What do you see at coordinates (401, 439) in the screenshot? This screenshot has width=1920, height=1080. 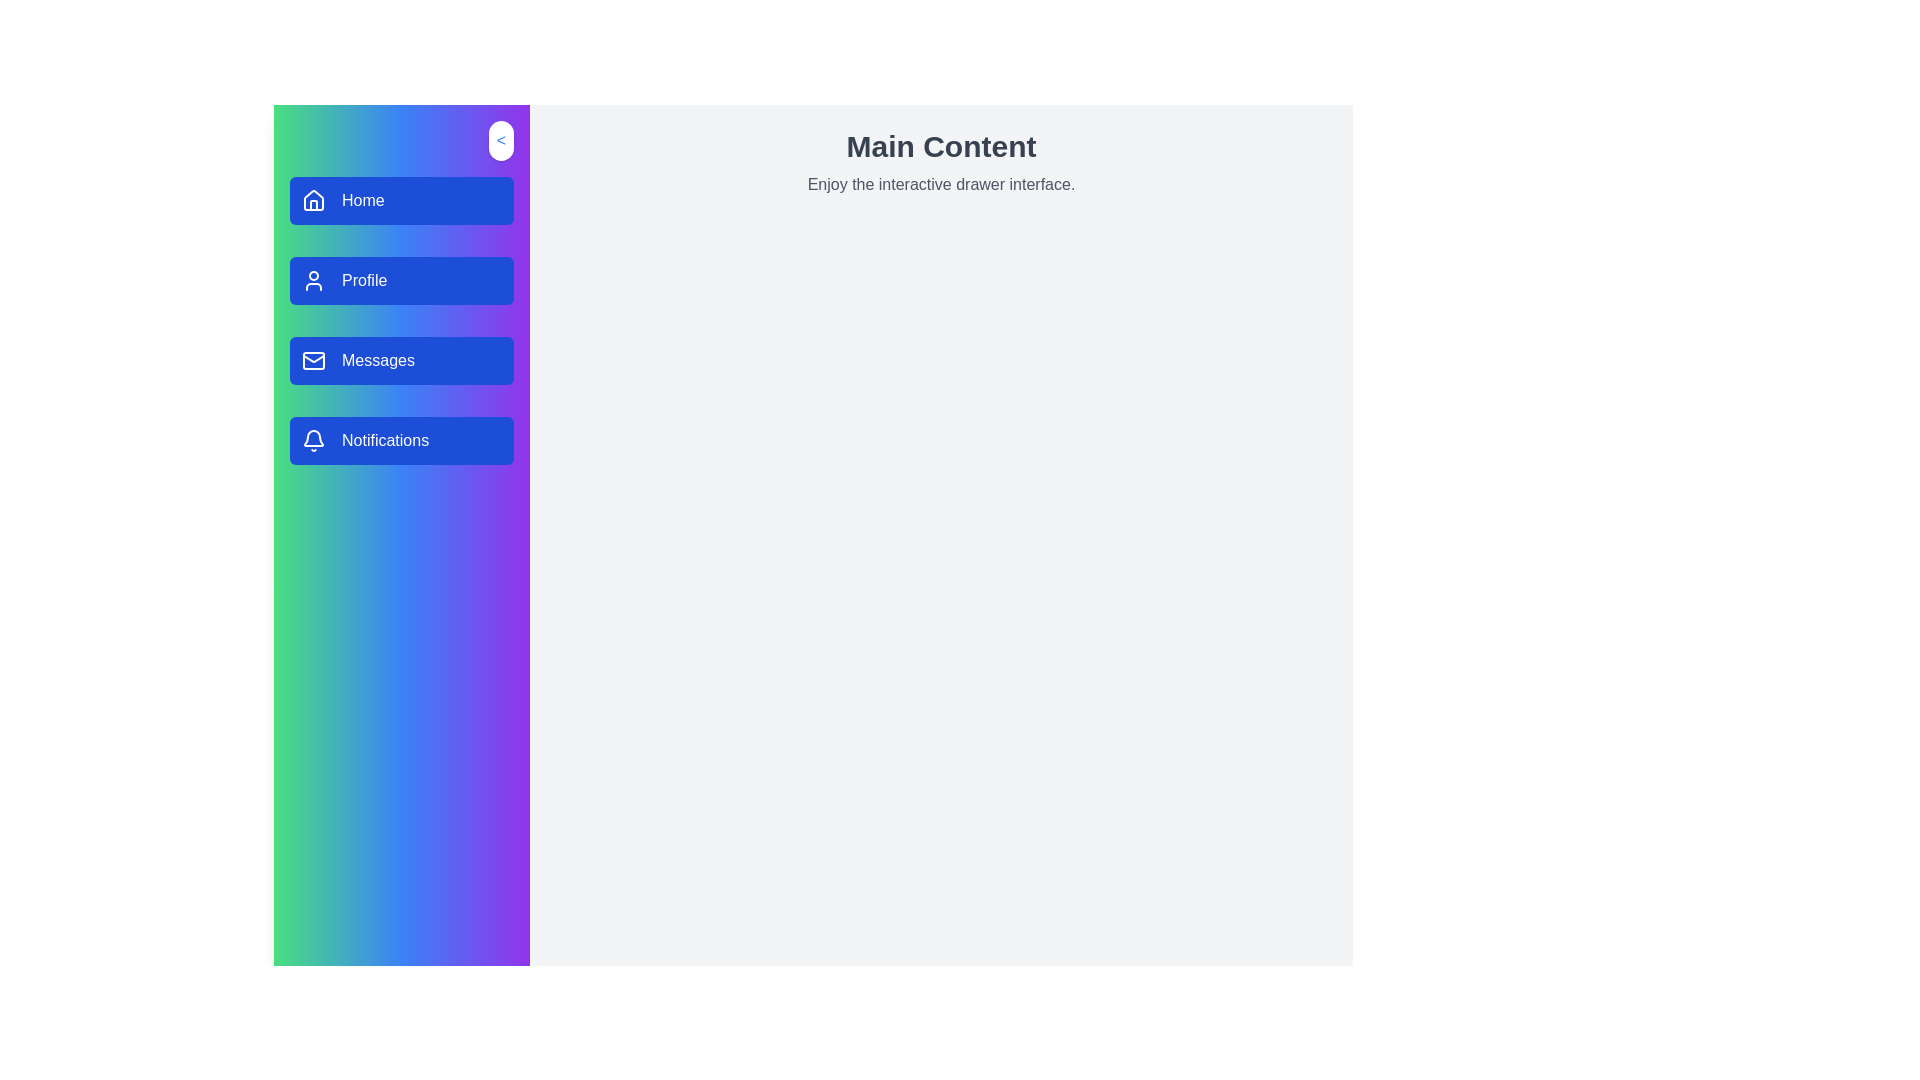 I see `the fourth navigation button in the left pane` at bounding box center [401, 439].